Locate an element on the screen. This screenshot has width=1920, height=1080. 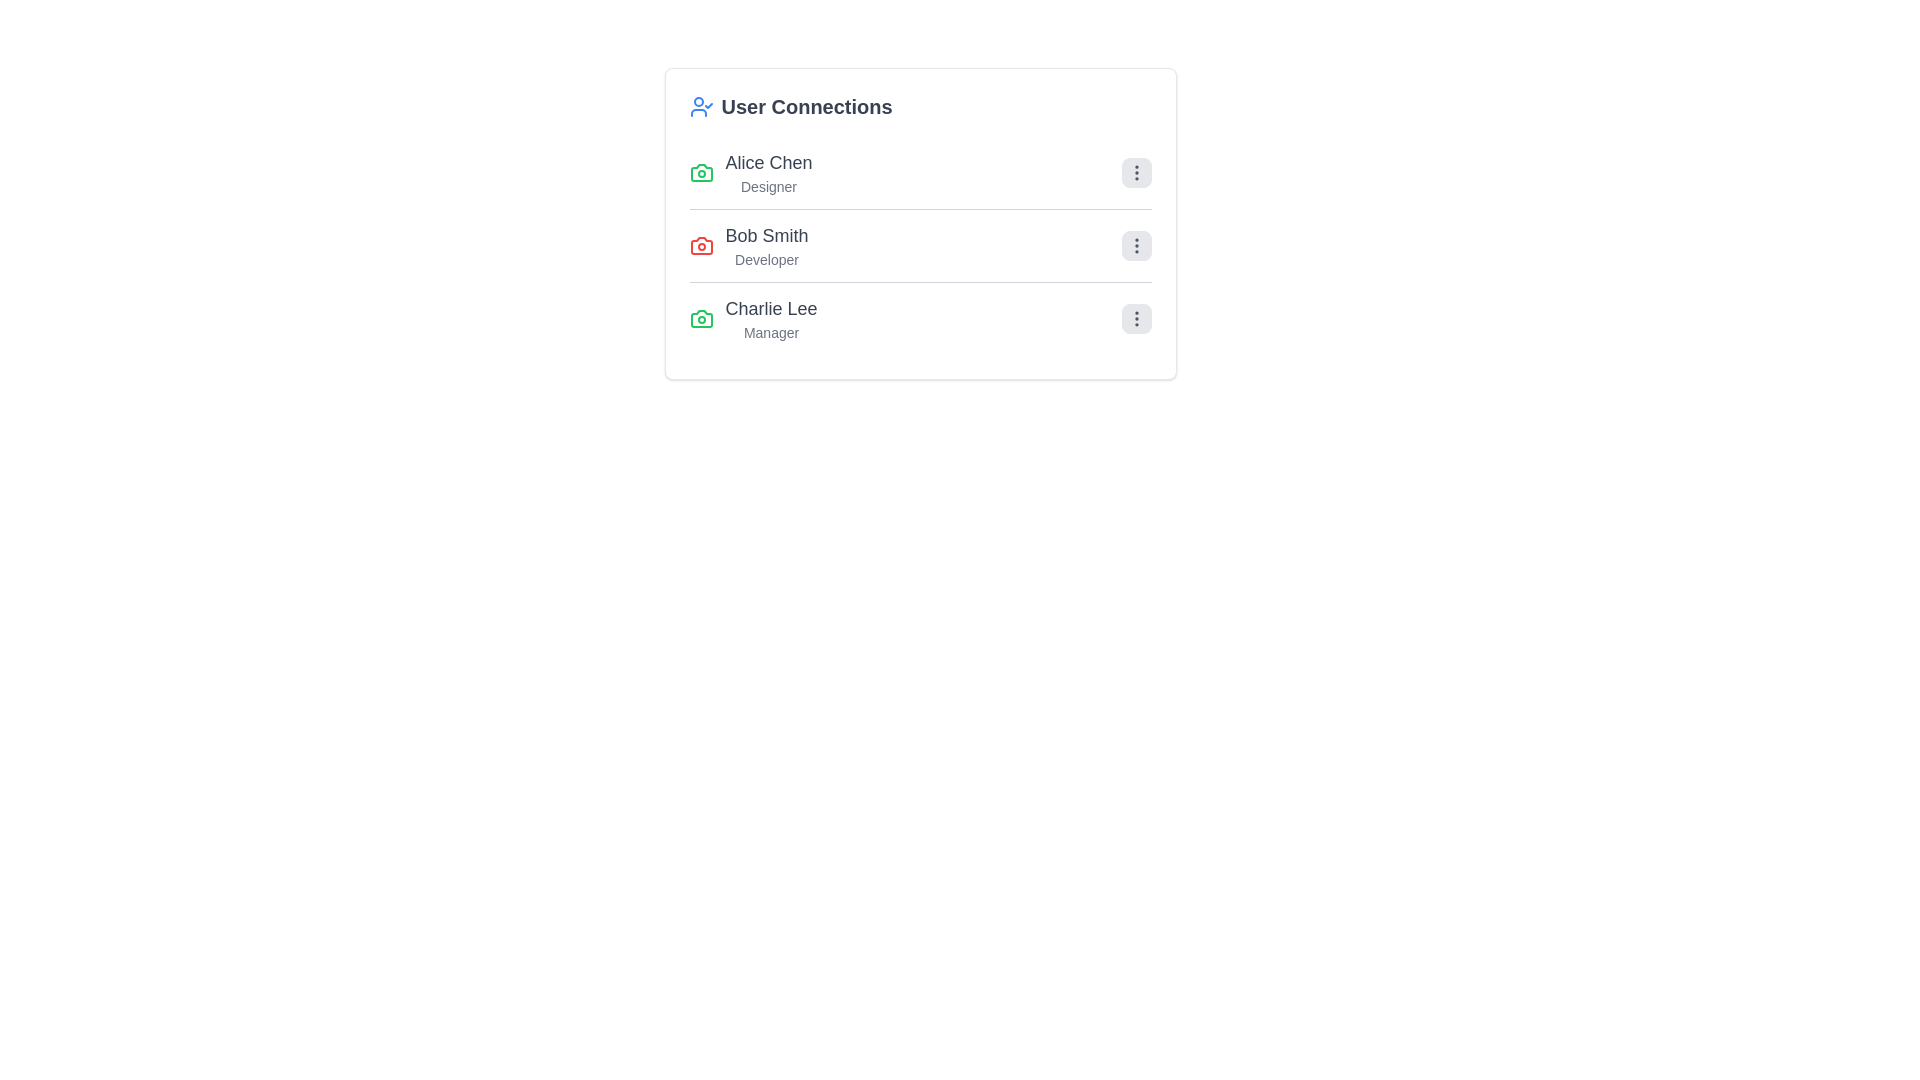
the text label displaying 'Alice Chen' and 'Designer' in the 'User Connections' section is located at coordinates (767, 172).